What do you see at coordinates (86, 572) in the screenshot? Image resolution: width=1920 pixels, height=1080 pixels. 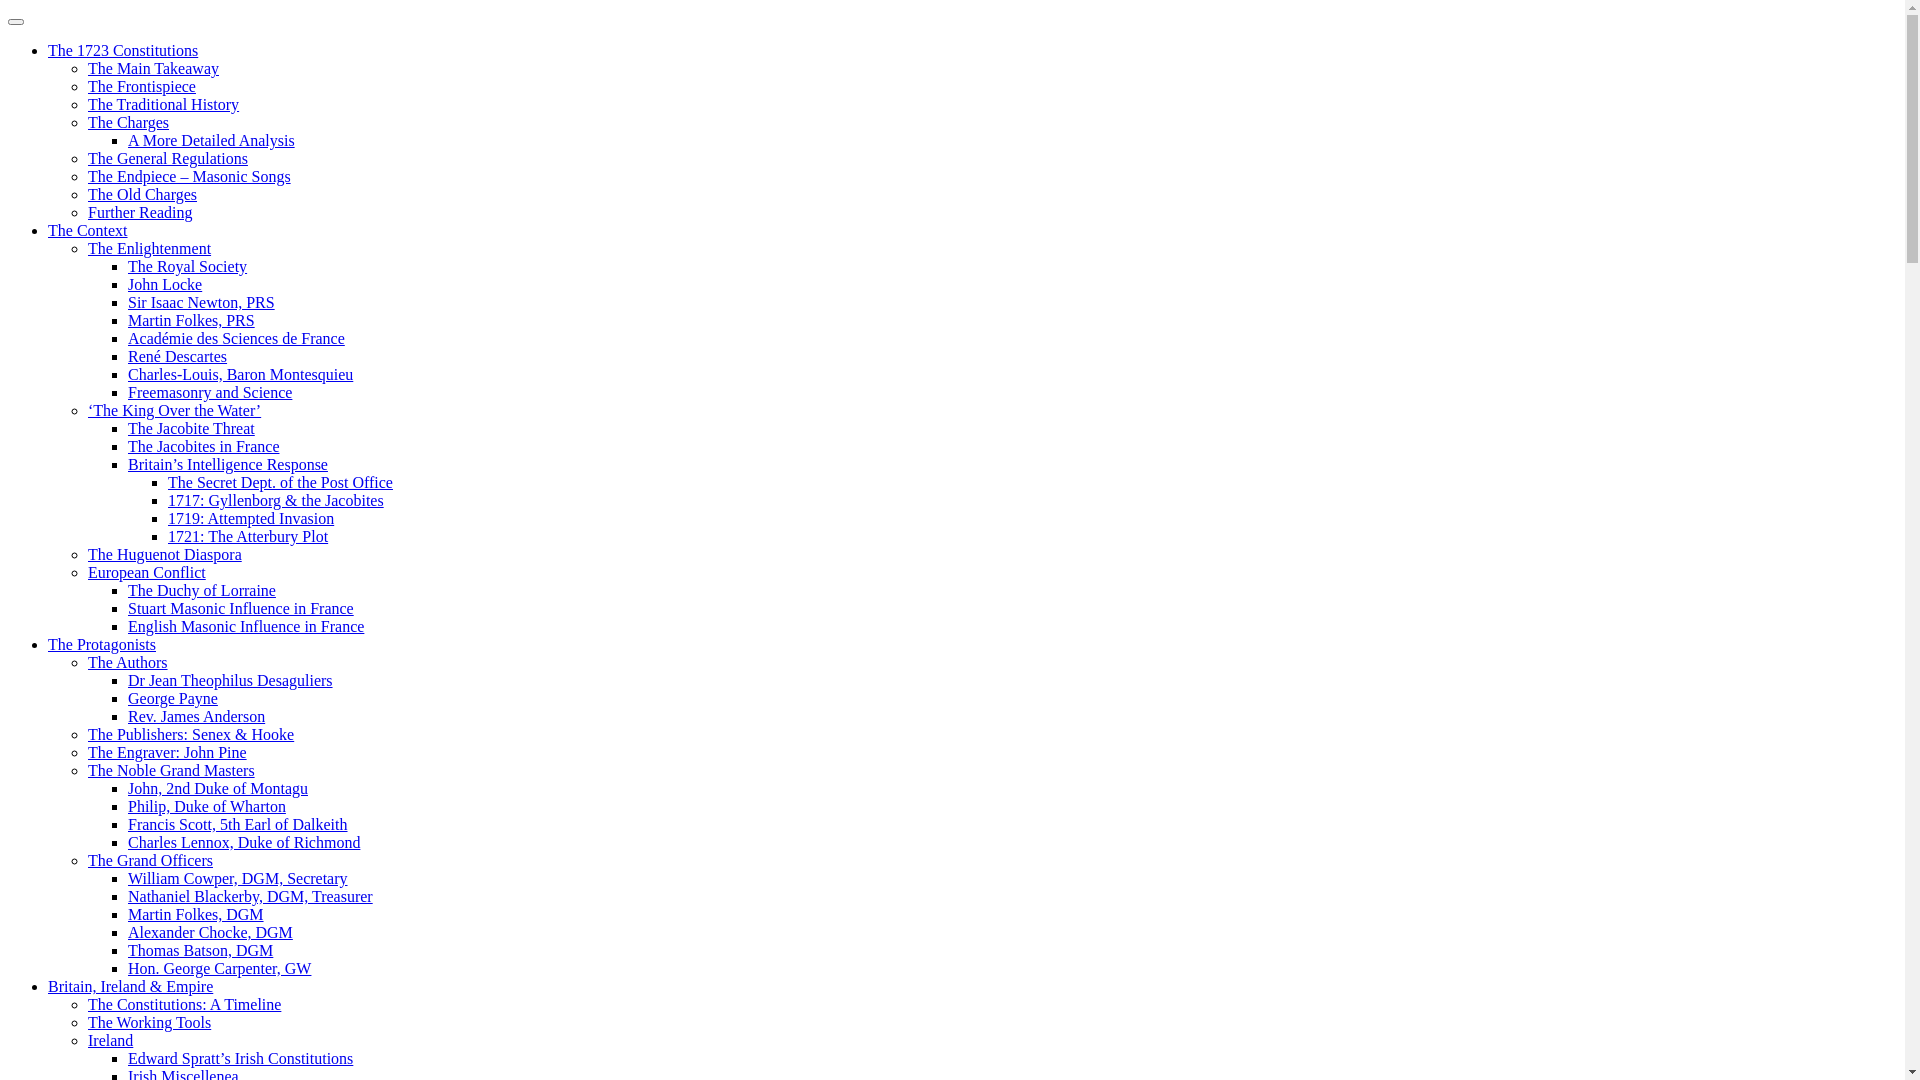 I see `'European Conflict'` at bounding box center [86, 572].